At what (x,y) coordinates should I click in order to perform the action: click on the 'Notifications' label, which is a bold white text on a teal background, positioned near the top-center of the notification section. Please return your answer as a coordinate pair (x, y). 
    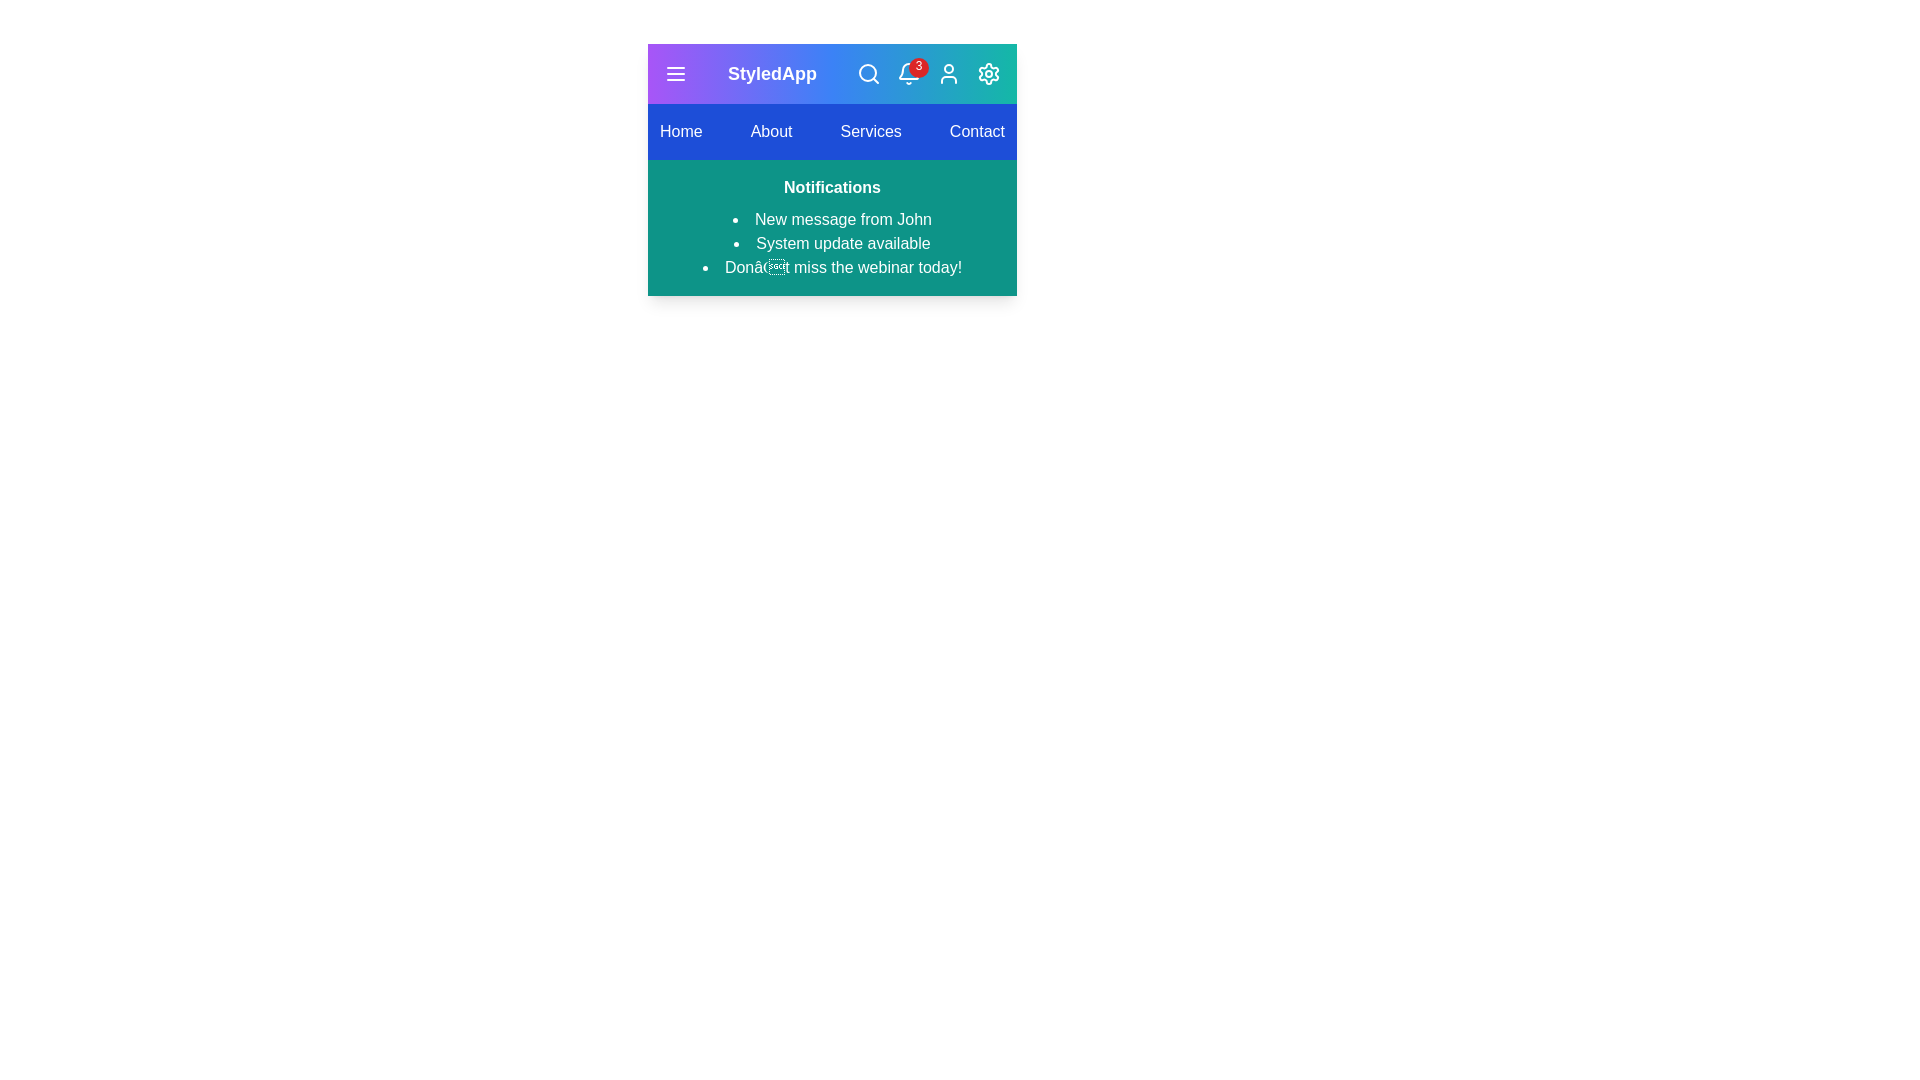
    Looking at the image, I should click on (832, 187).